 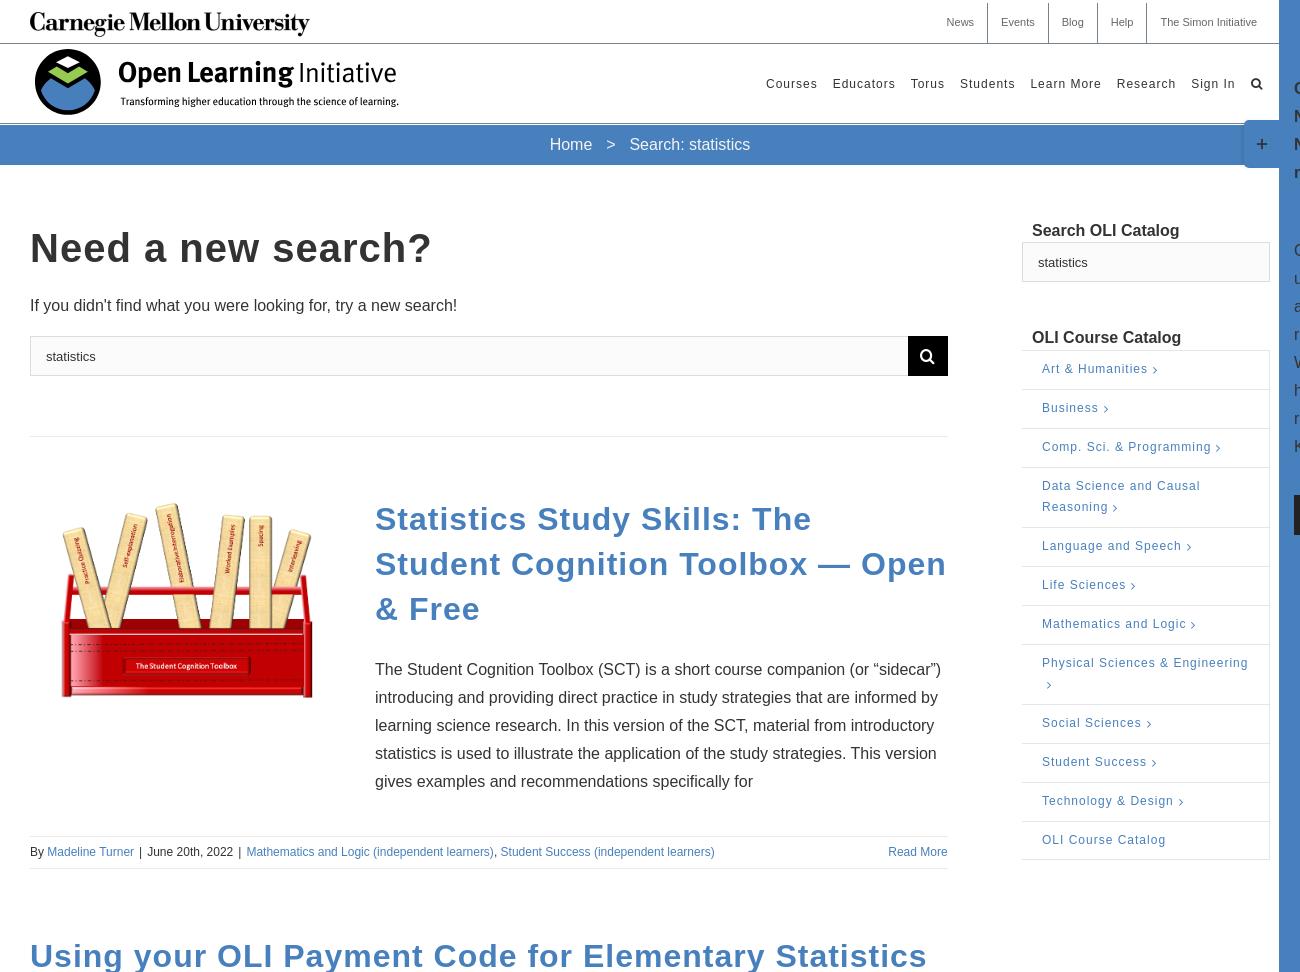 What do you see at coordinates (37, 851) in the screenshot?
I see `'By'` at bounding box center [37, 851].